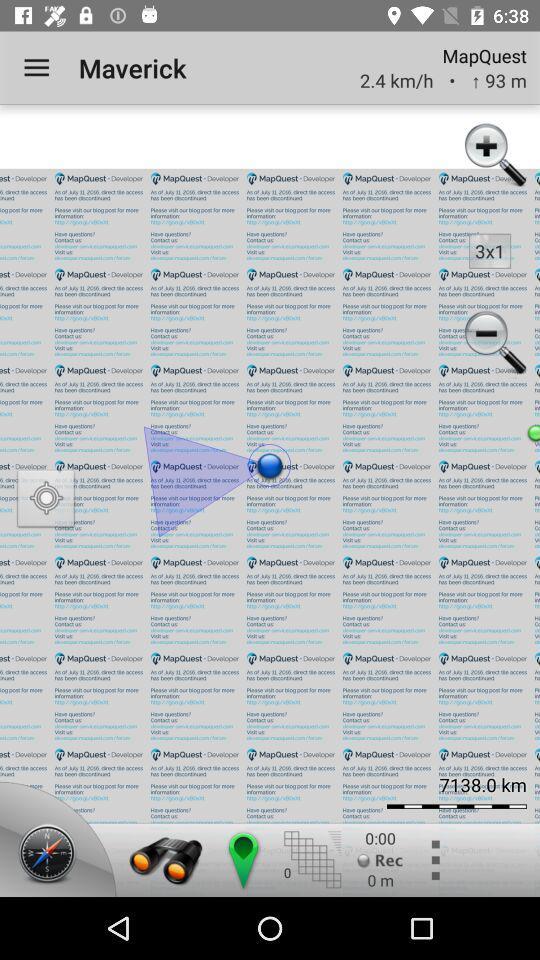 The width and height of the screenshot is (540, 960). What do you see at coordinates (165, 859) in the screenshot?
I see `search` at bounding box center [165, 859].